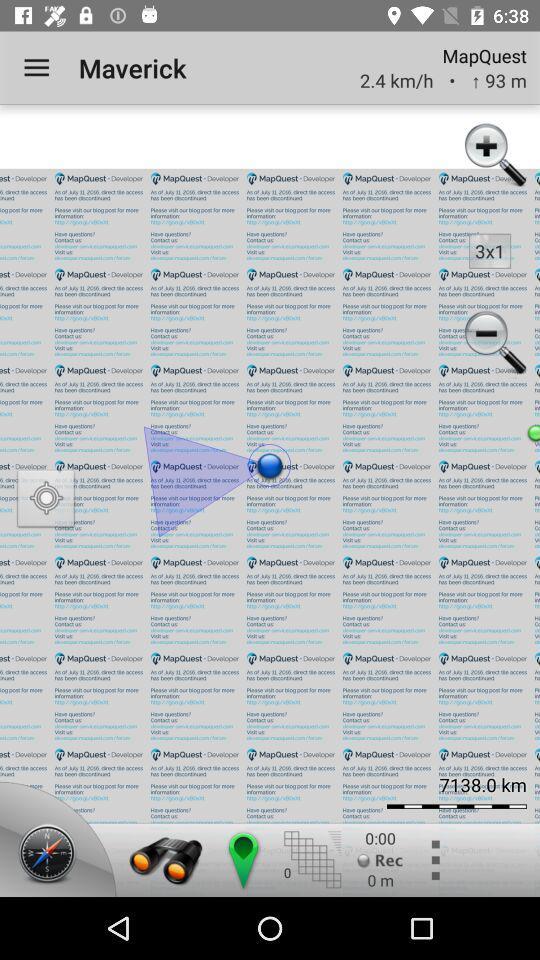 The width and height of the screenshot is (540, 960). What do you see at coordinates (165, 859) in the screenshot?
I see `search` at bounding box center [165, 859].